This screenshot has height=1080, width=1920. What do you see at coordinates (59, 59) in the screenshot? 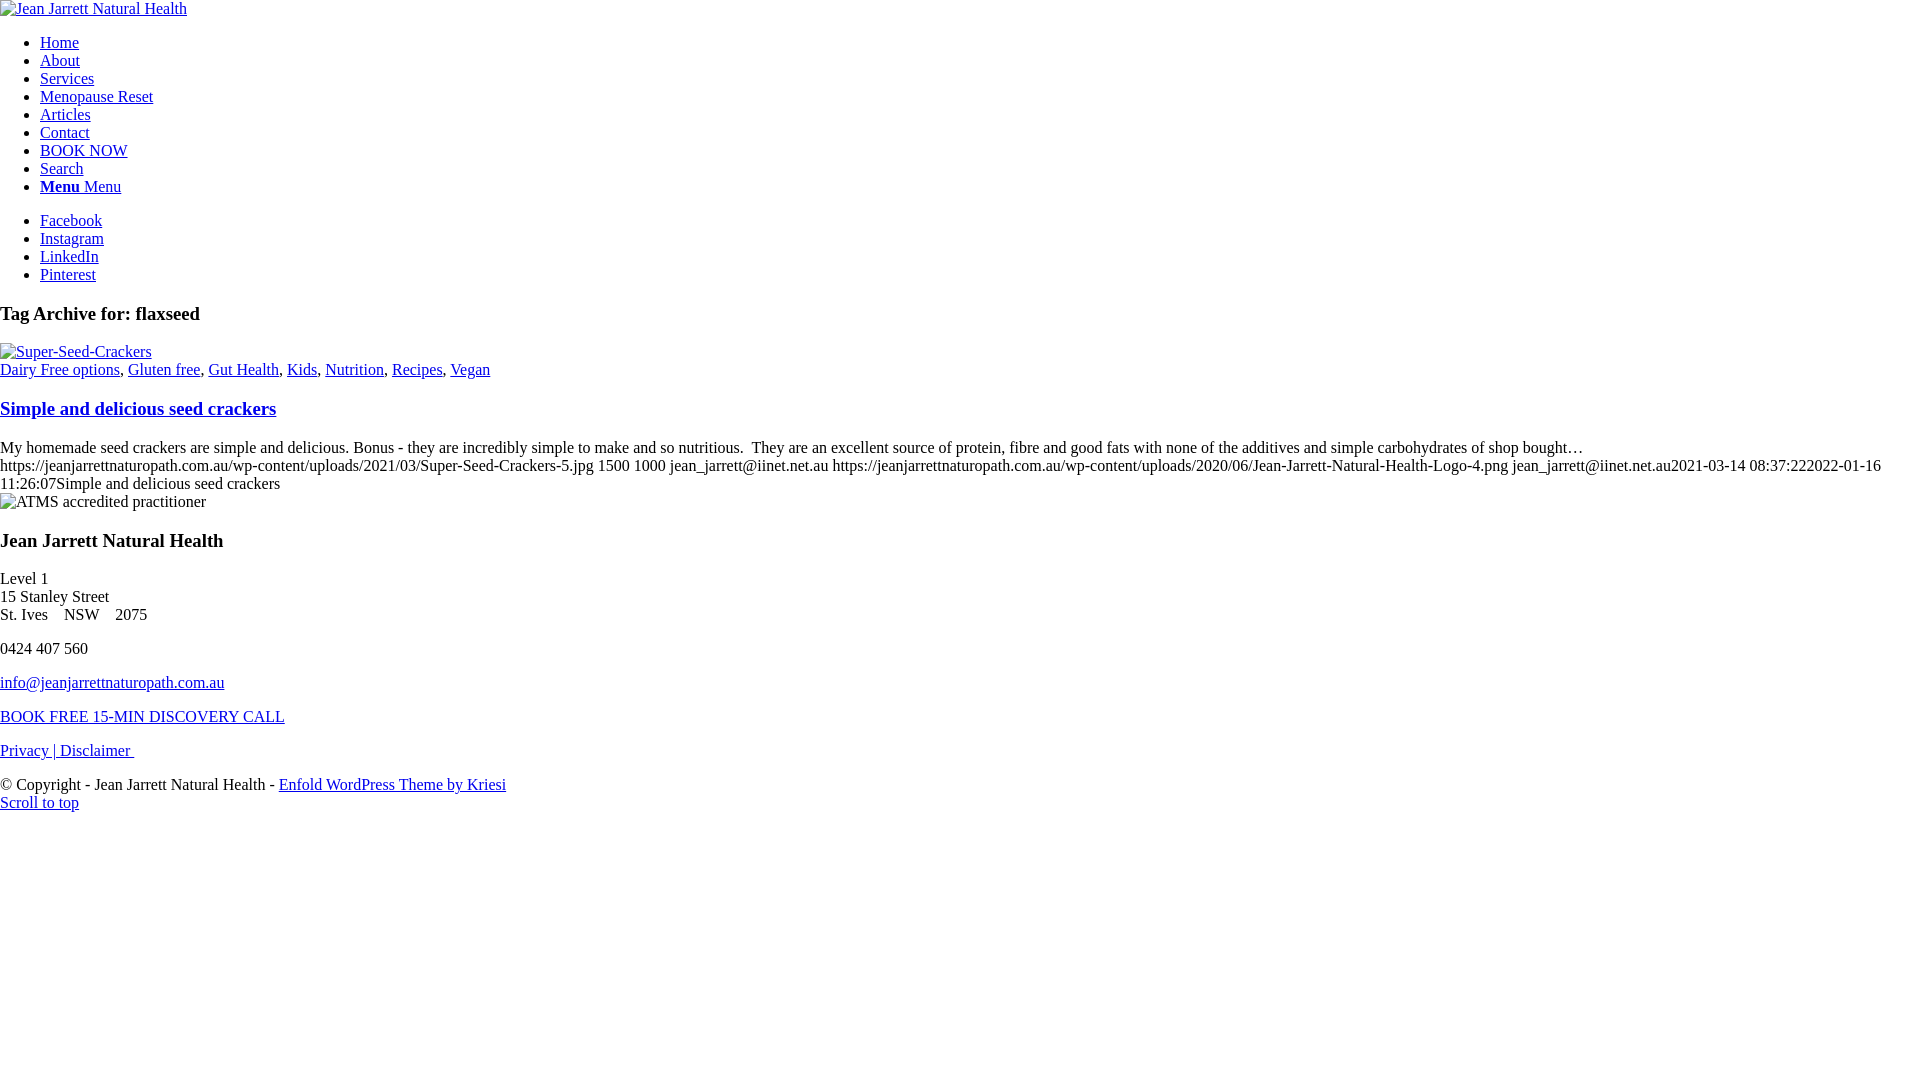
I see `'About'` at bounding box center [59, 59].